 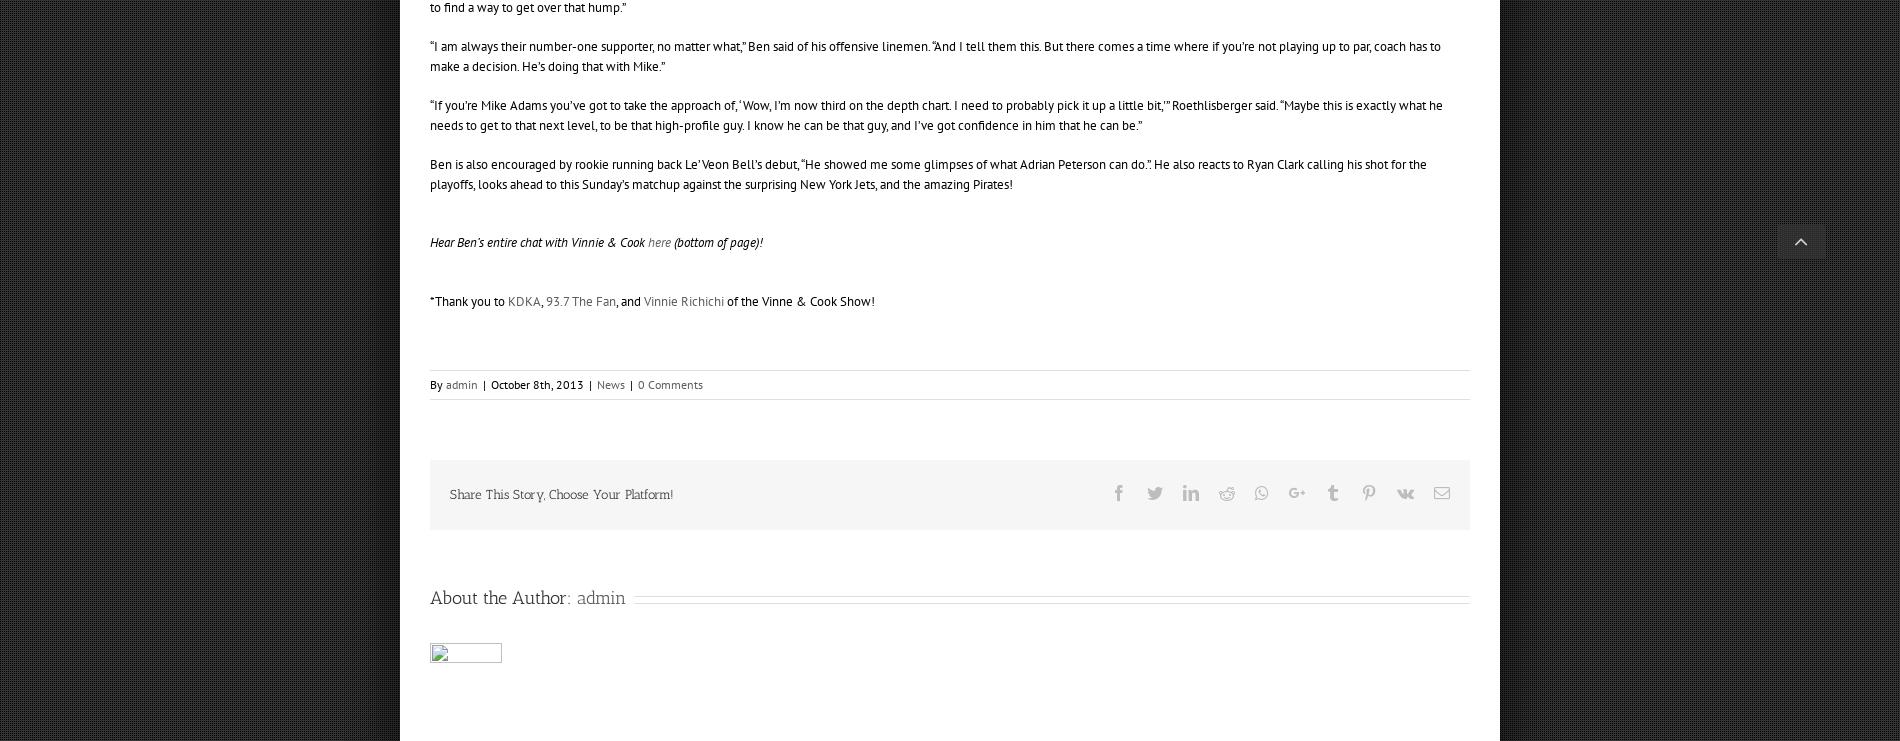 I want to click on '*Thank you to', so click(x=467, y=299).